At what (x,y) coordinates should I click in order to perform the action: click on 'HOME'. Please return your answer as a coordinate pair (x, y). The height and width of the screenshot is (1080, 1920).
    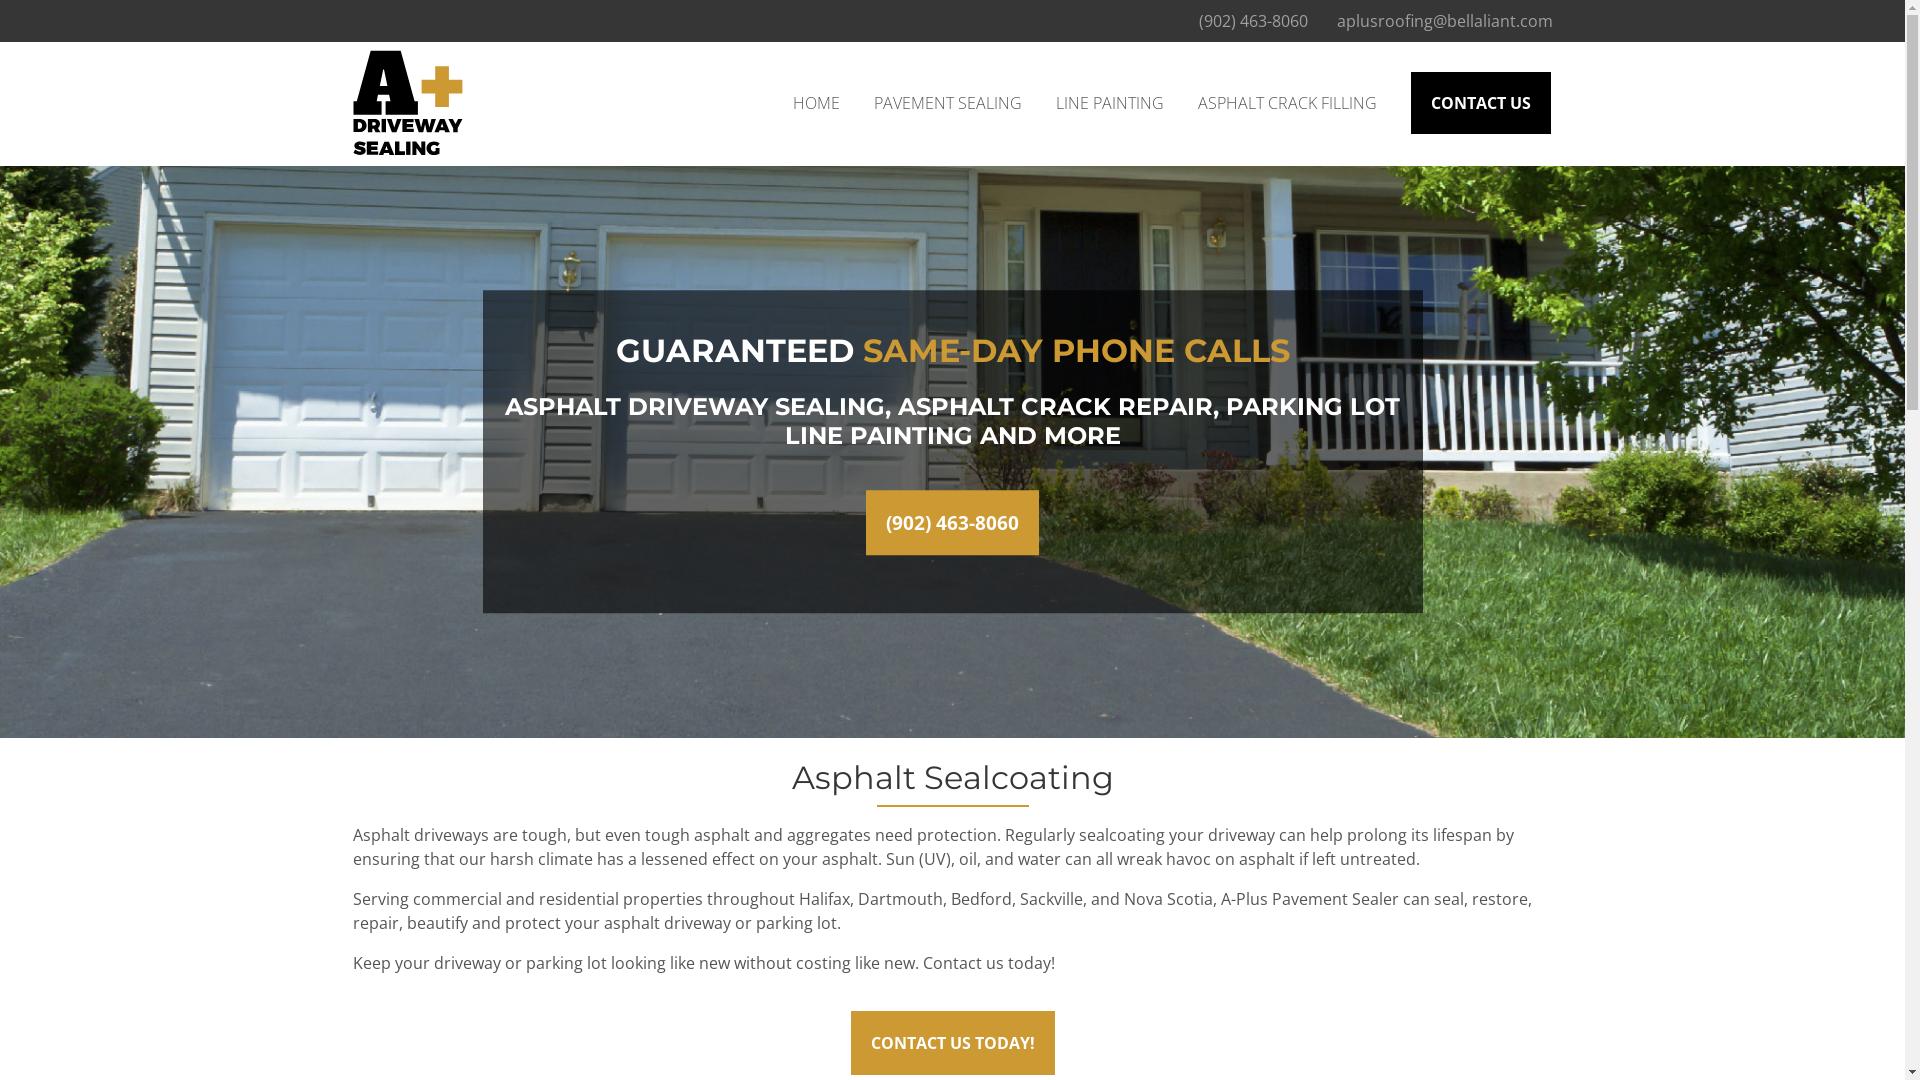
    Looking at the image, I should click on (815, 103).